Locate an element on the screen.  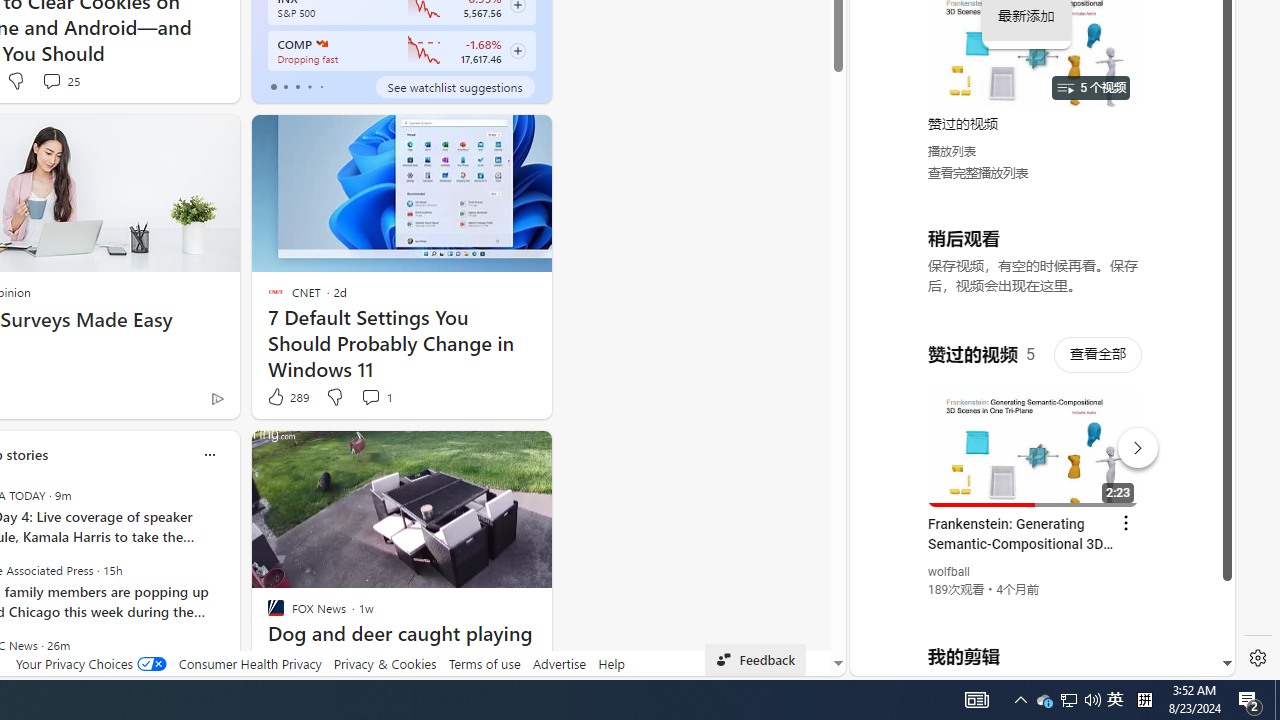
'tab-4' is located at coordinates (321, 86).